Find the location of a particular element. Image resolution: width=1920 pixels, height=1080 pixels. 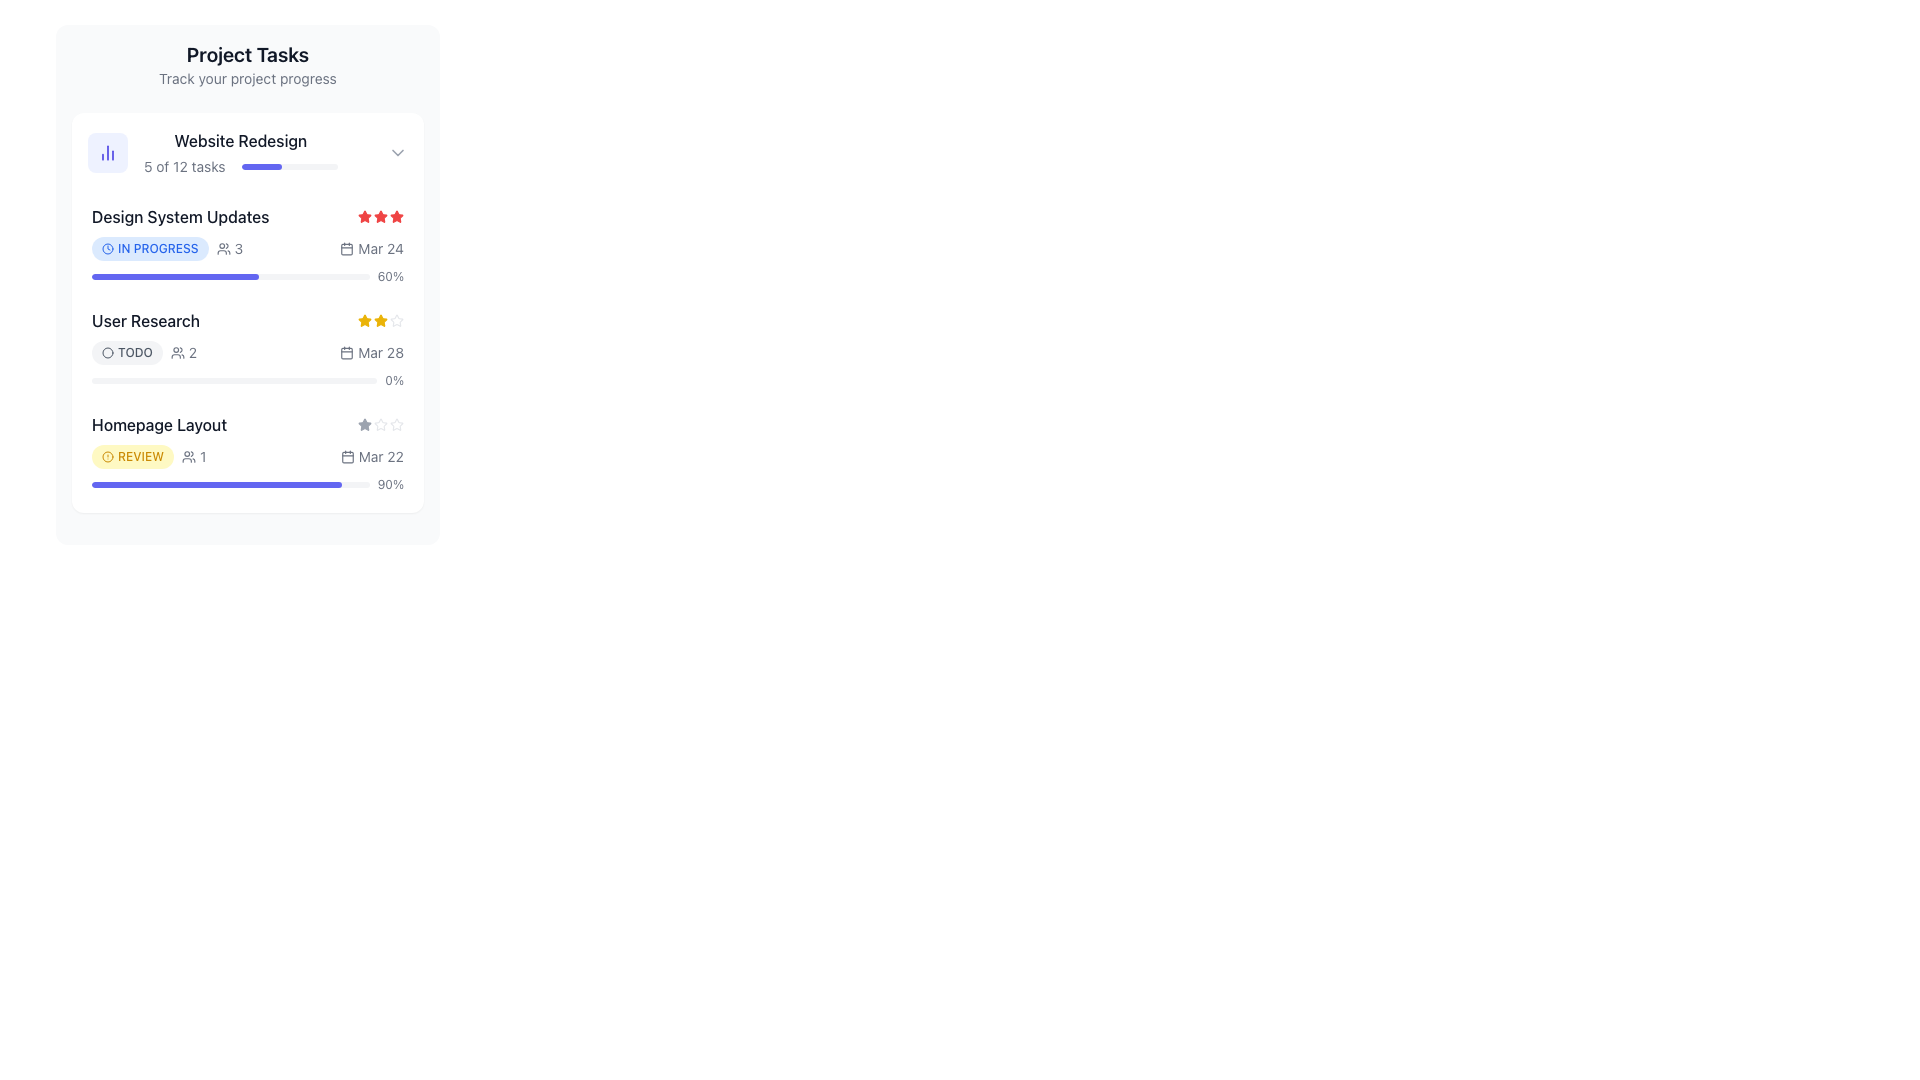

progress percentage from the progress bar representing the completion status of the 'Homepage Layout' task, which shows that it is 90% complete is located at coordinates (247, 485).